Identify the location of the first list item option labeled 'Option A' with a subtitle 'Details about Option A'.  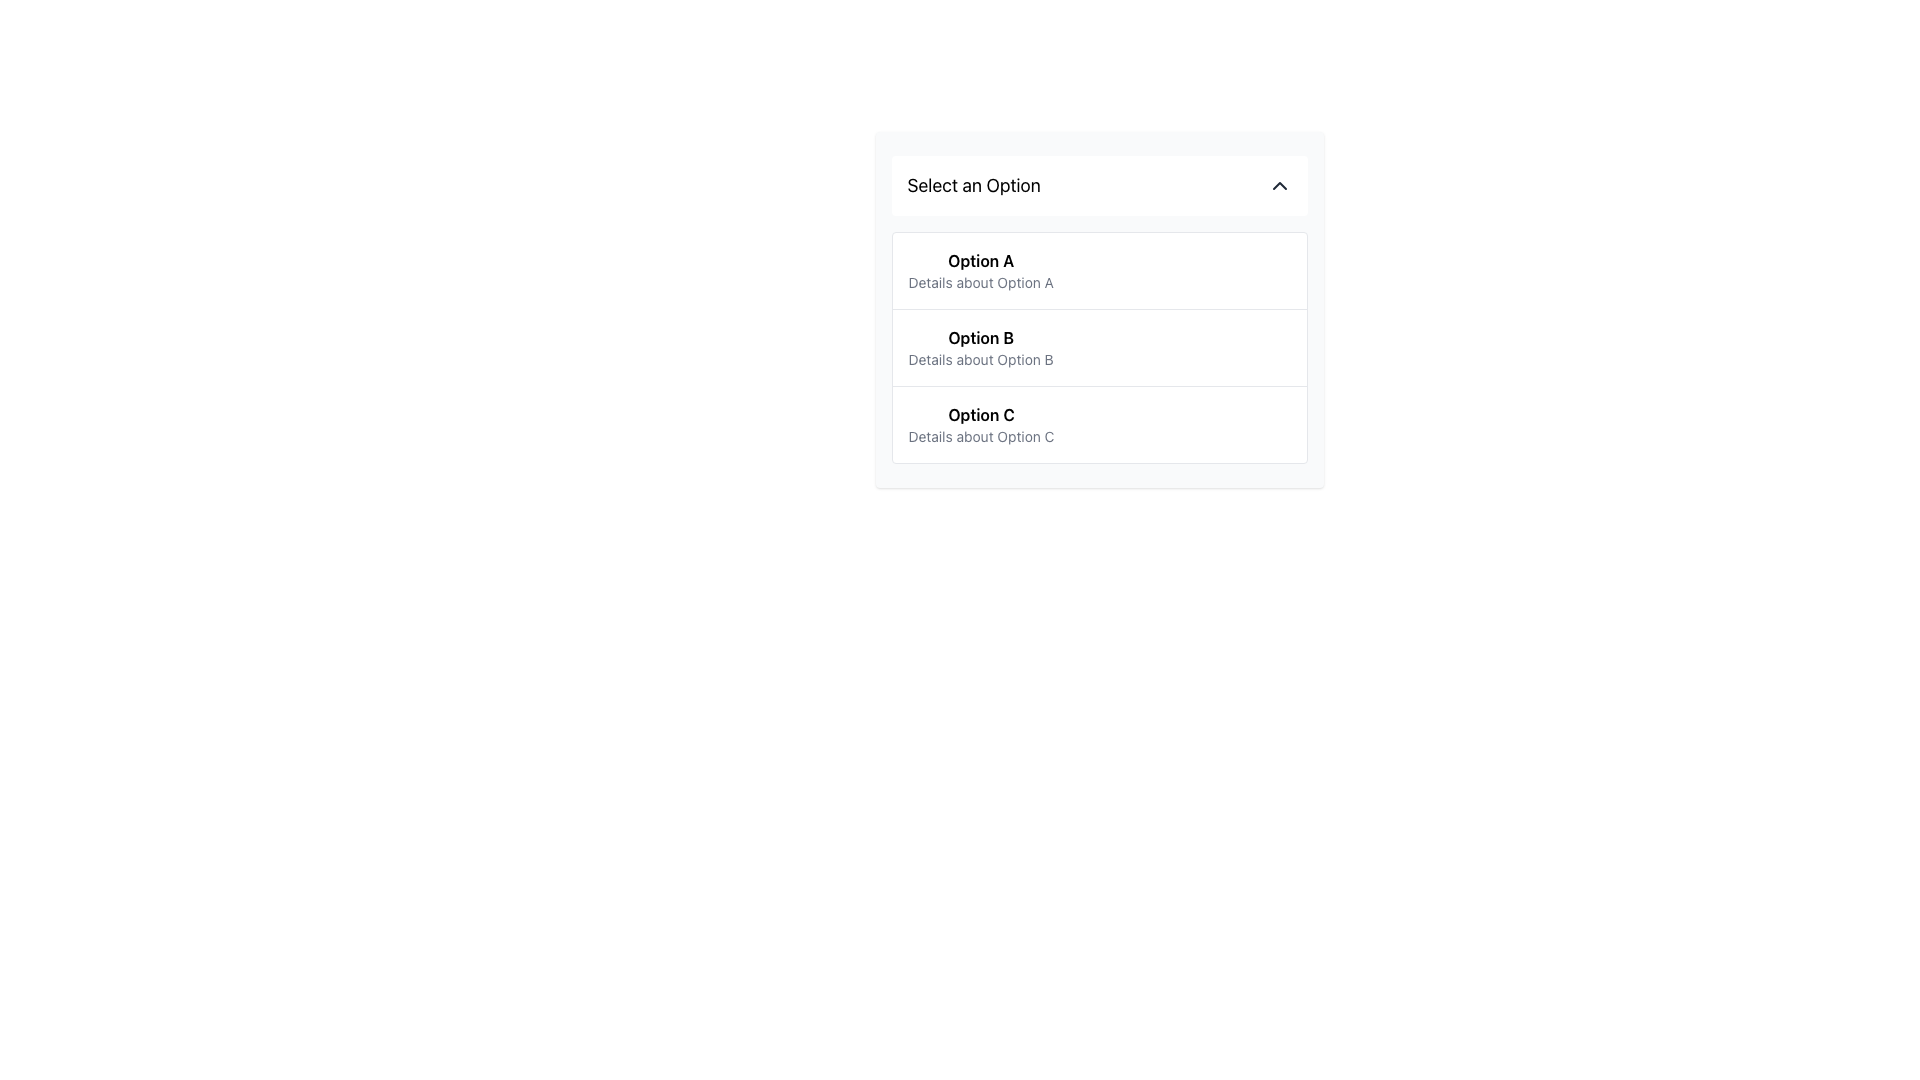
(981, 270).